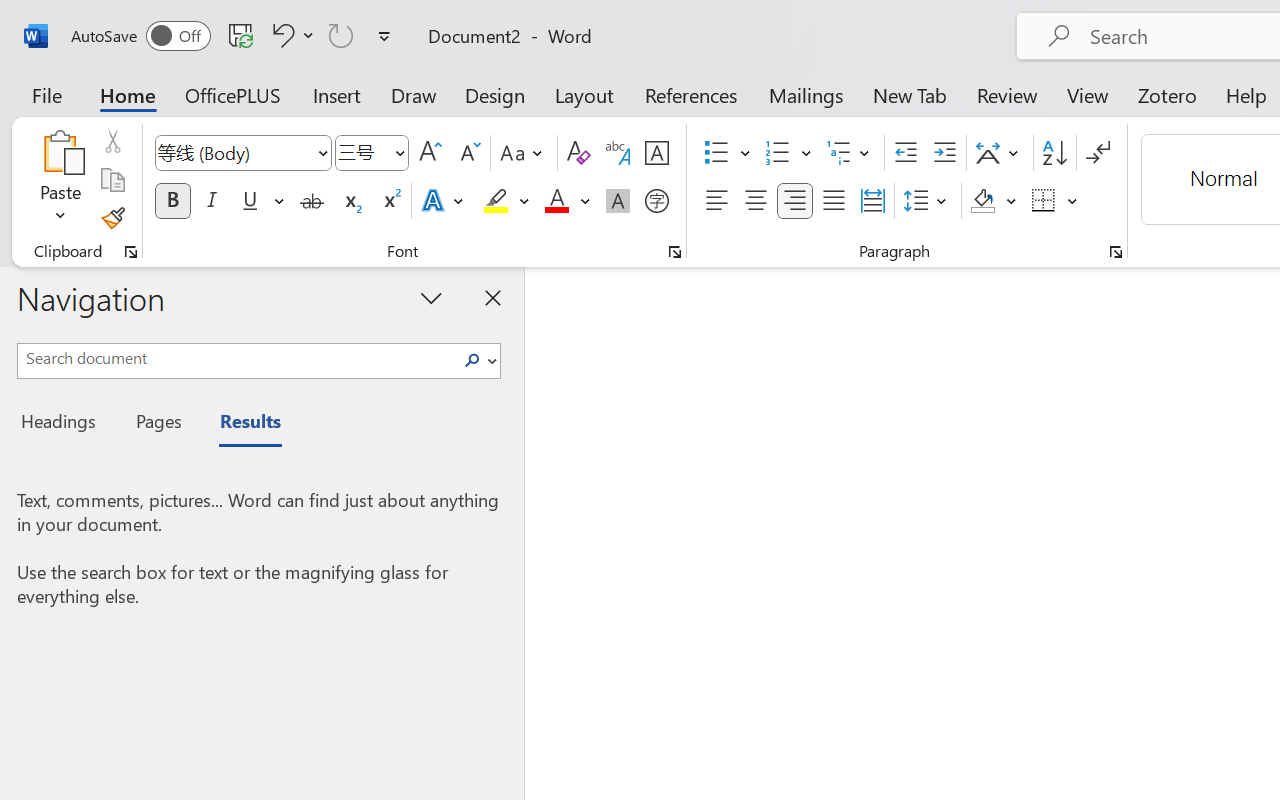  What do you see at coordinates (806, 94) in the screenshot?
I see `'Mailings'` at bounding box center [806, 94].